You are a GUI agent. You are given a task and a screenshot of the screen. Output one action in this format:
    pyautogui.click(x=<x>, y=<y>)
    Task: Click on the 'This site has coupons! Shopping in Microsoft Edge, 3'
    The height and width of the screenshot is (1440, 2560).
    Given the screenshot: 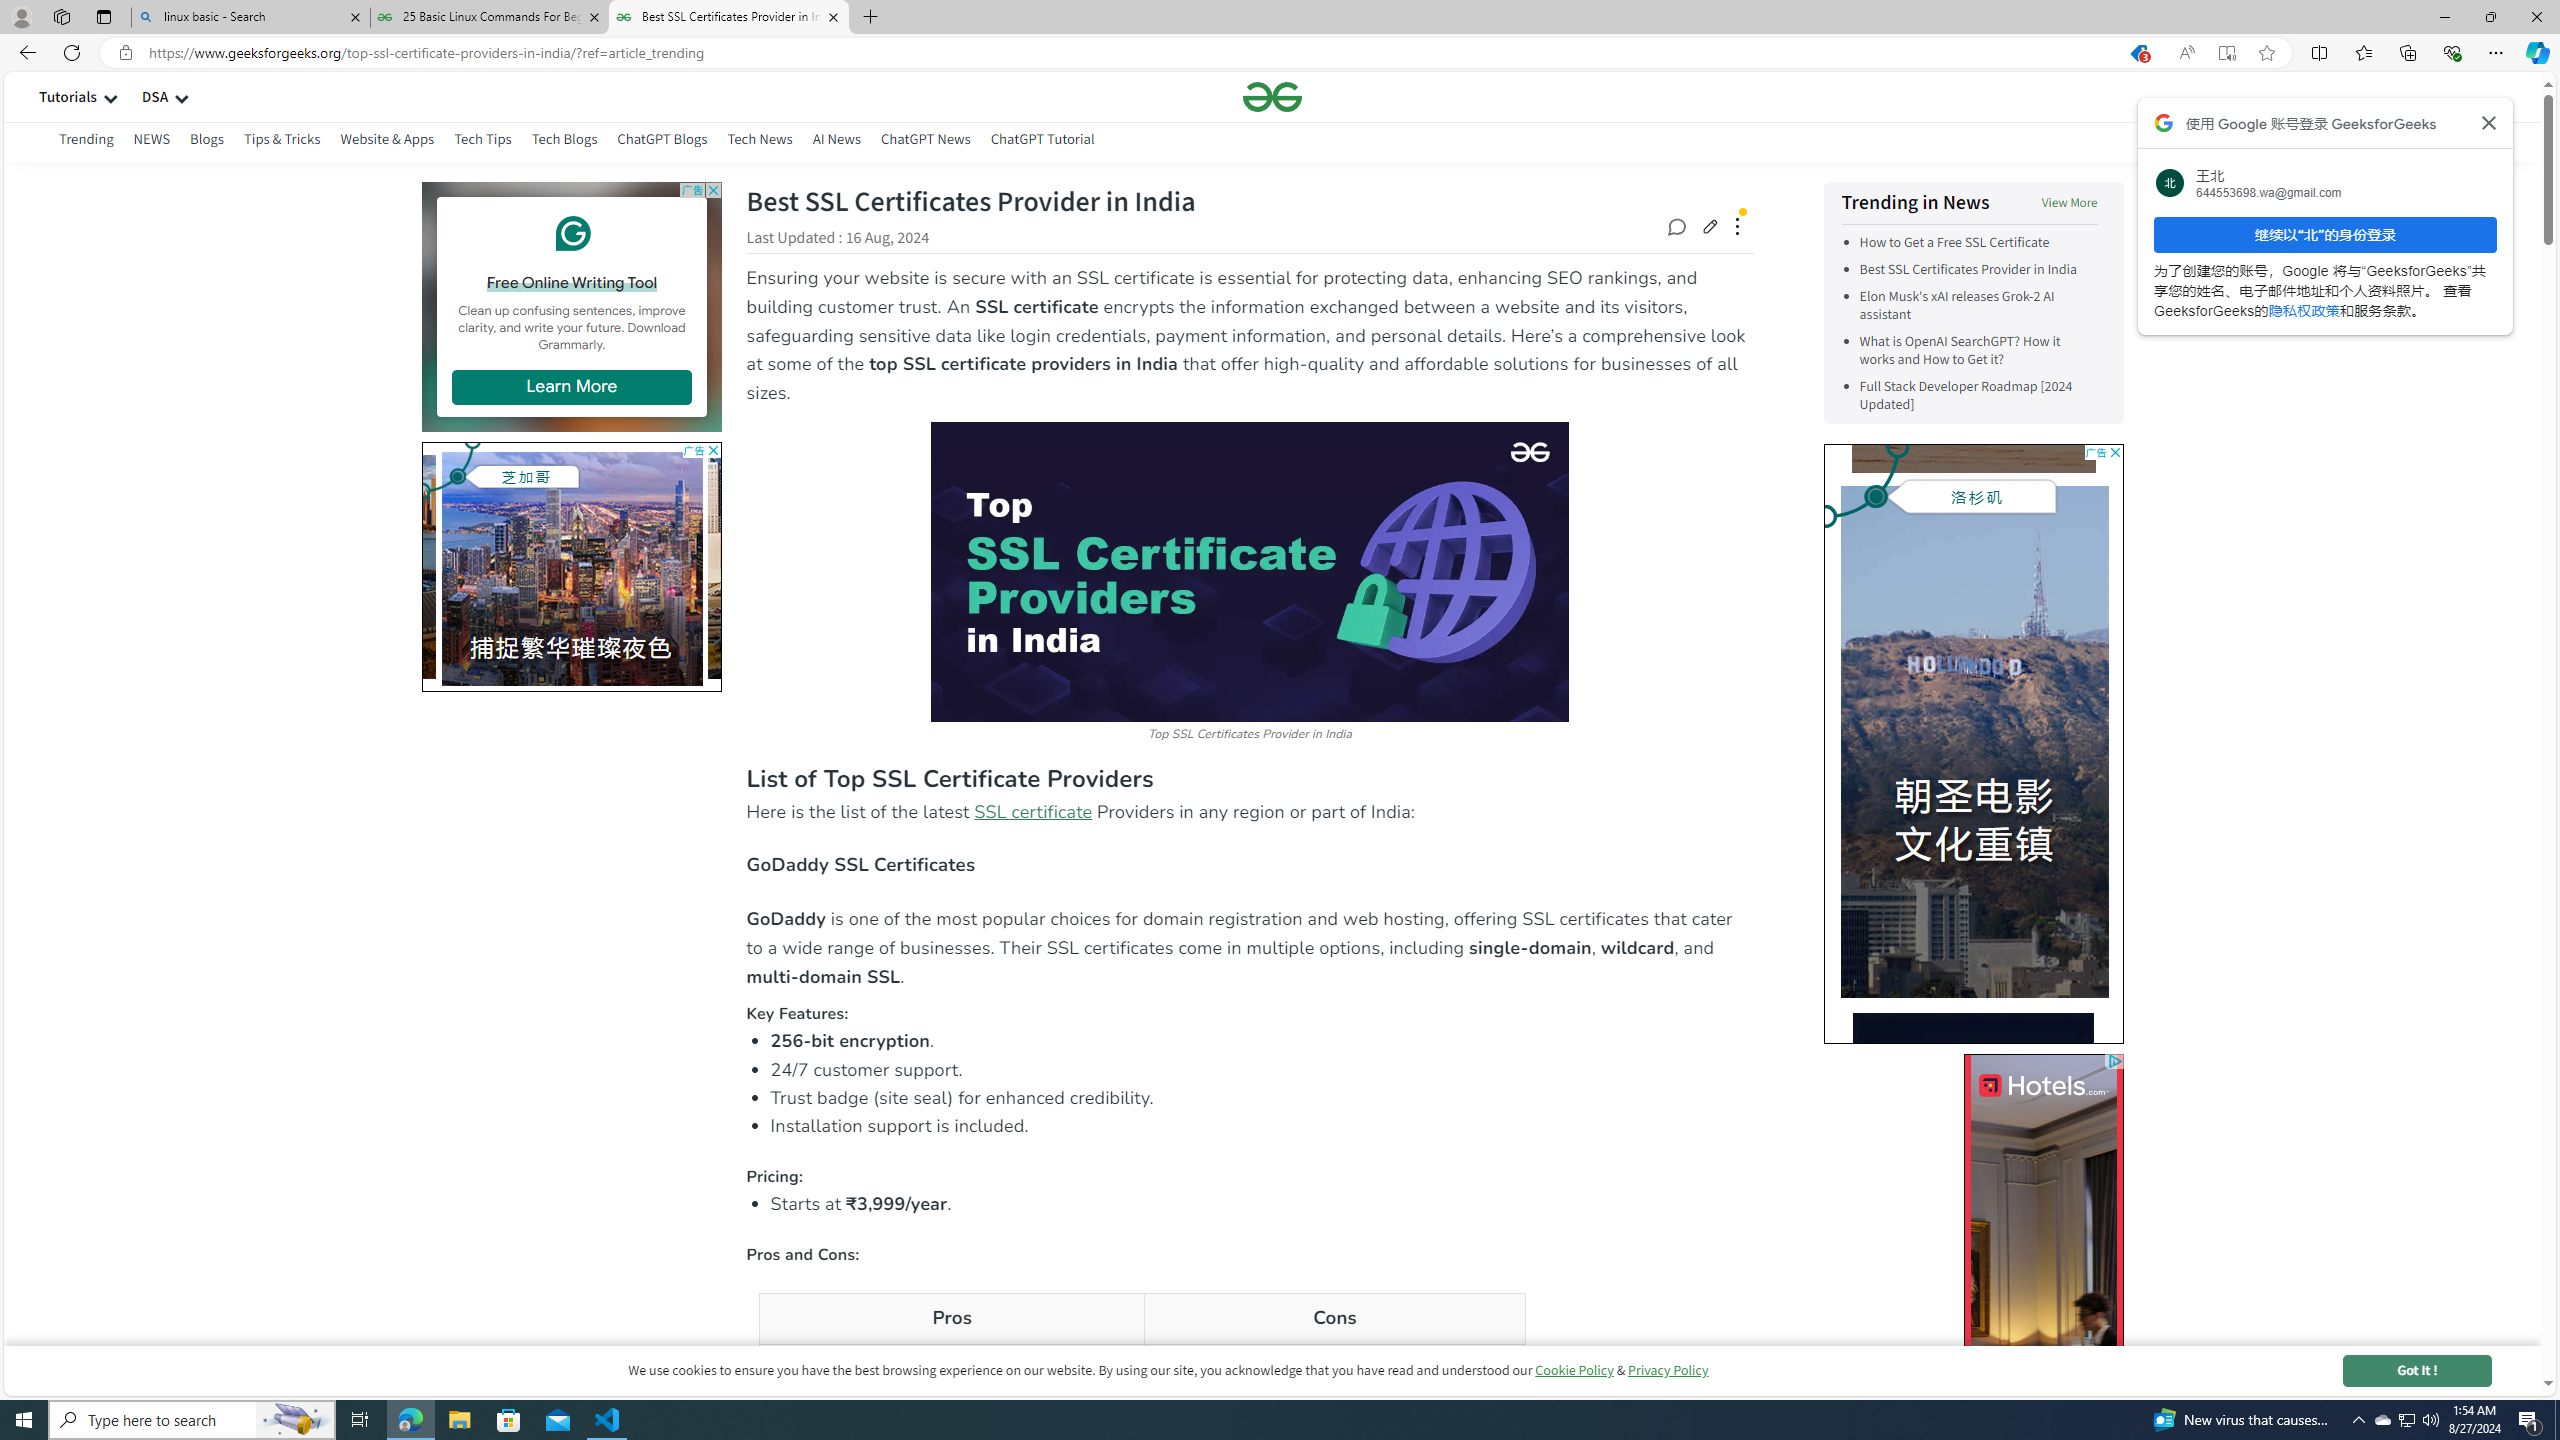 What is the action you would take?
    pyautogui.click(x=2137, y=53)
    